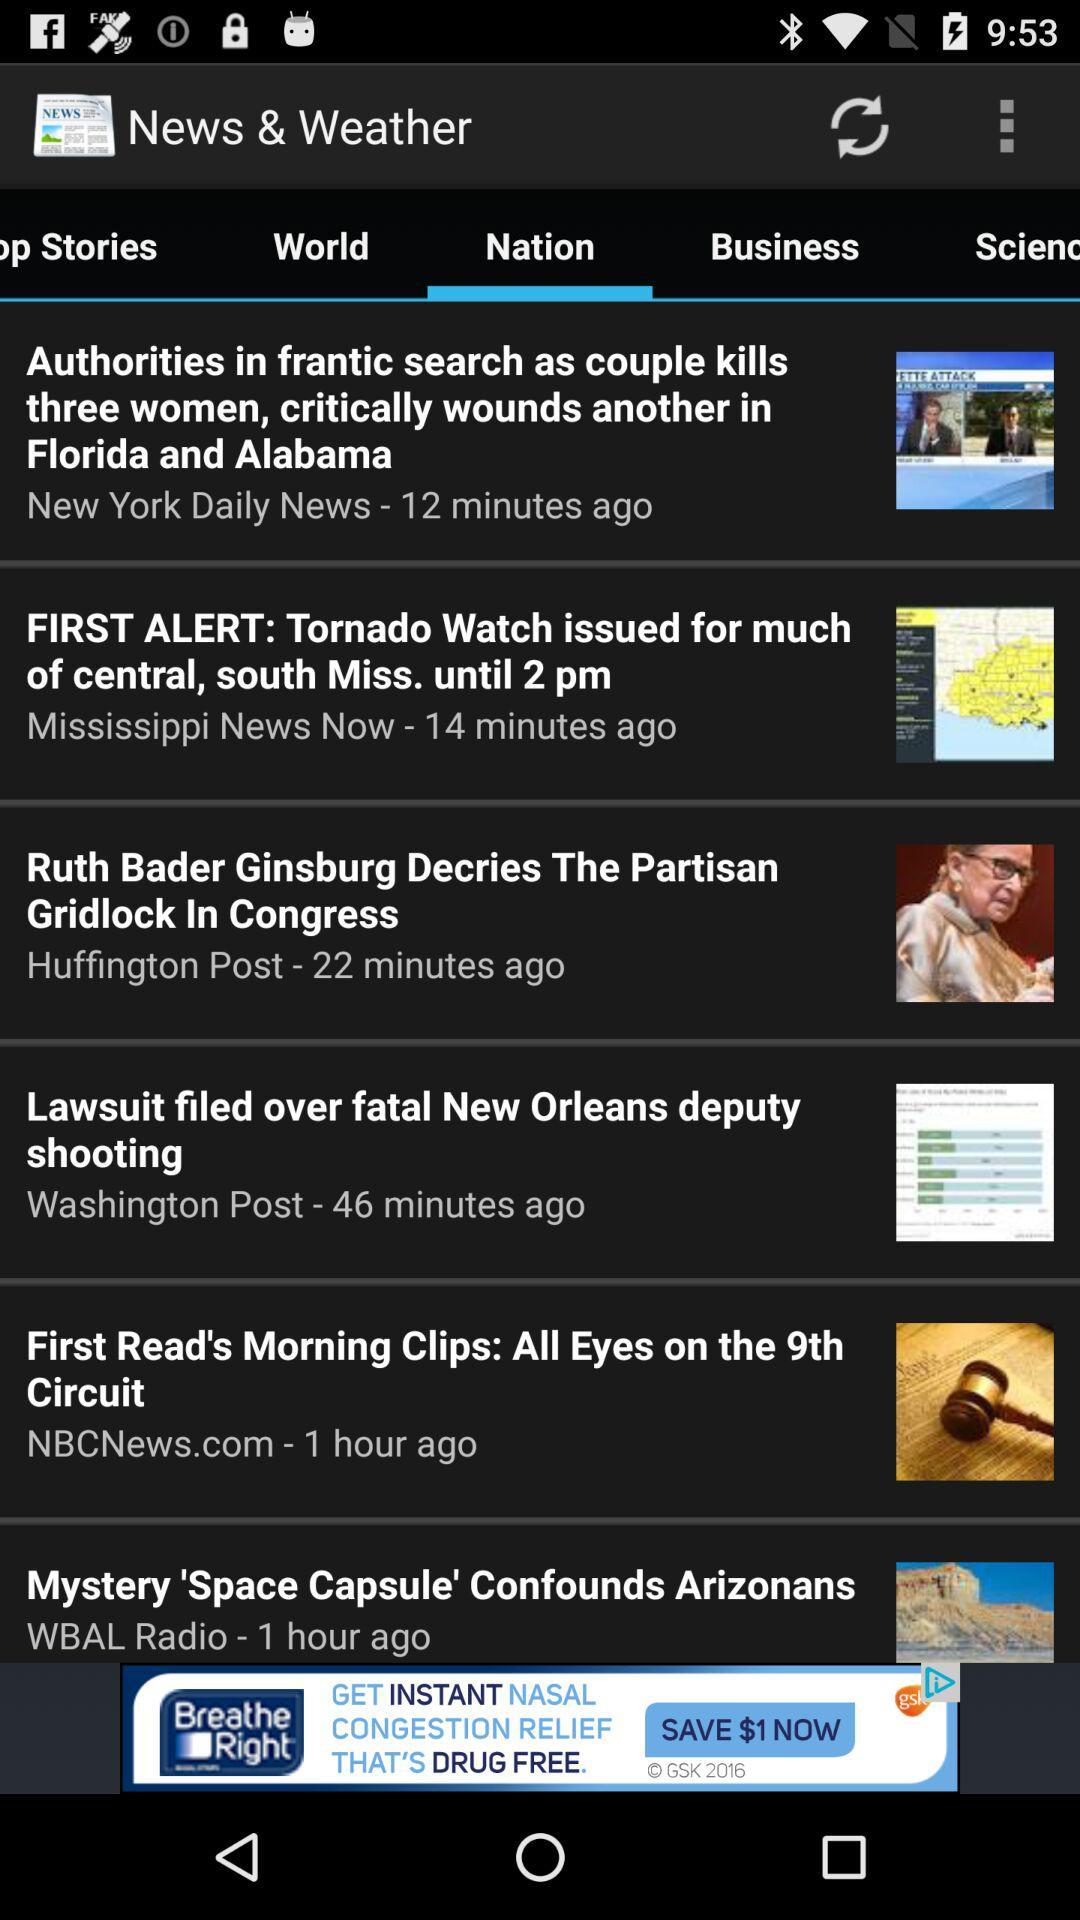 The width and height of the screenshot is (1080, 1920). I want to click on 4th image which is below scienc at the right side of the page, so click(974, 1162).